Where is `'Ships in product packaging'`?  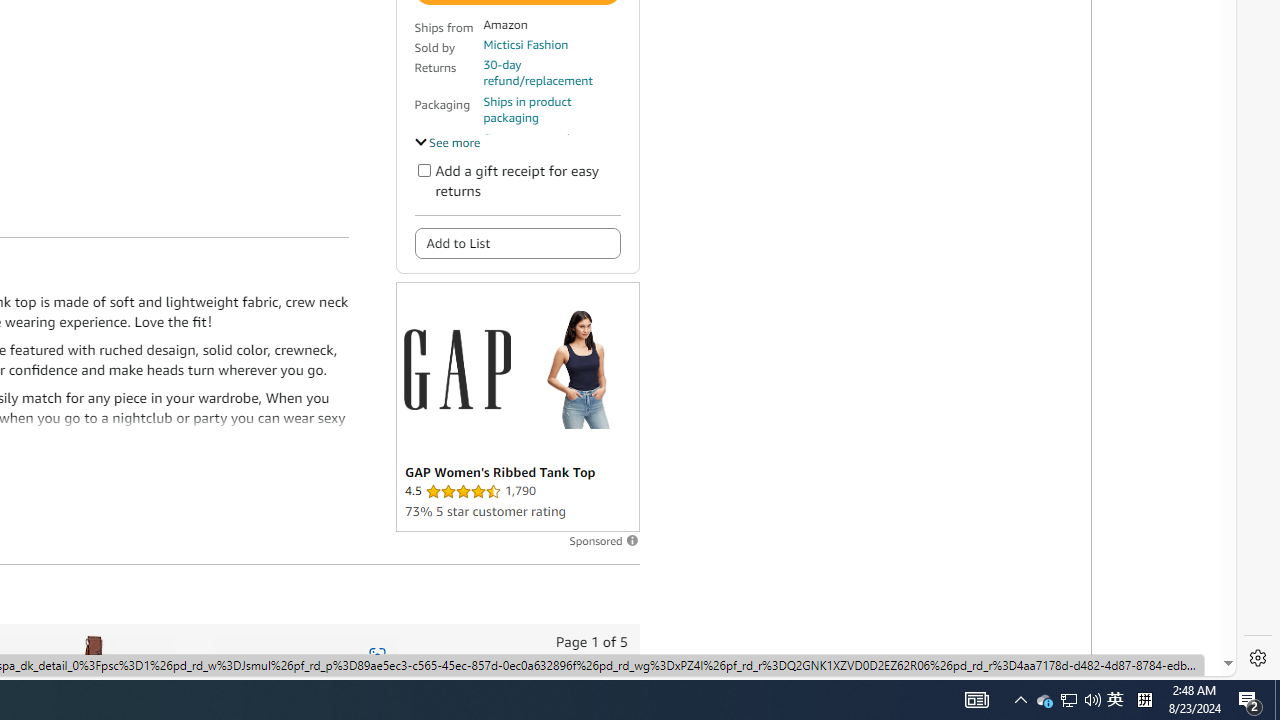
'Ships in product packaging' is located at coordinates (551, 110).